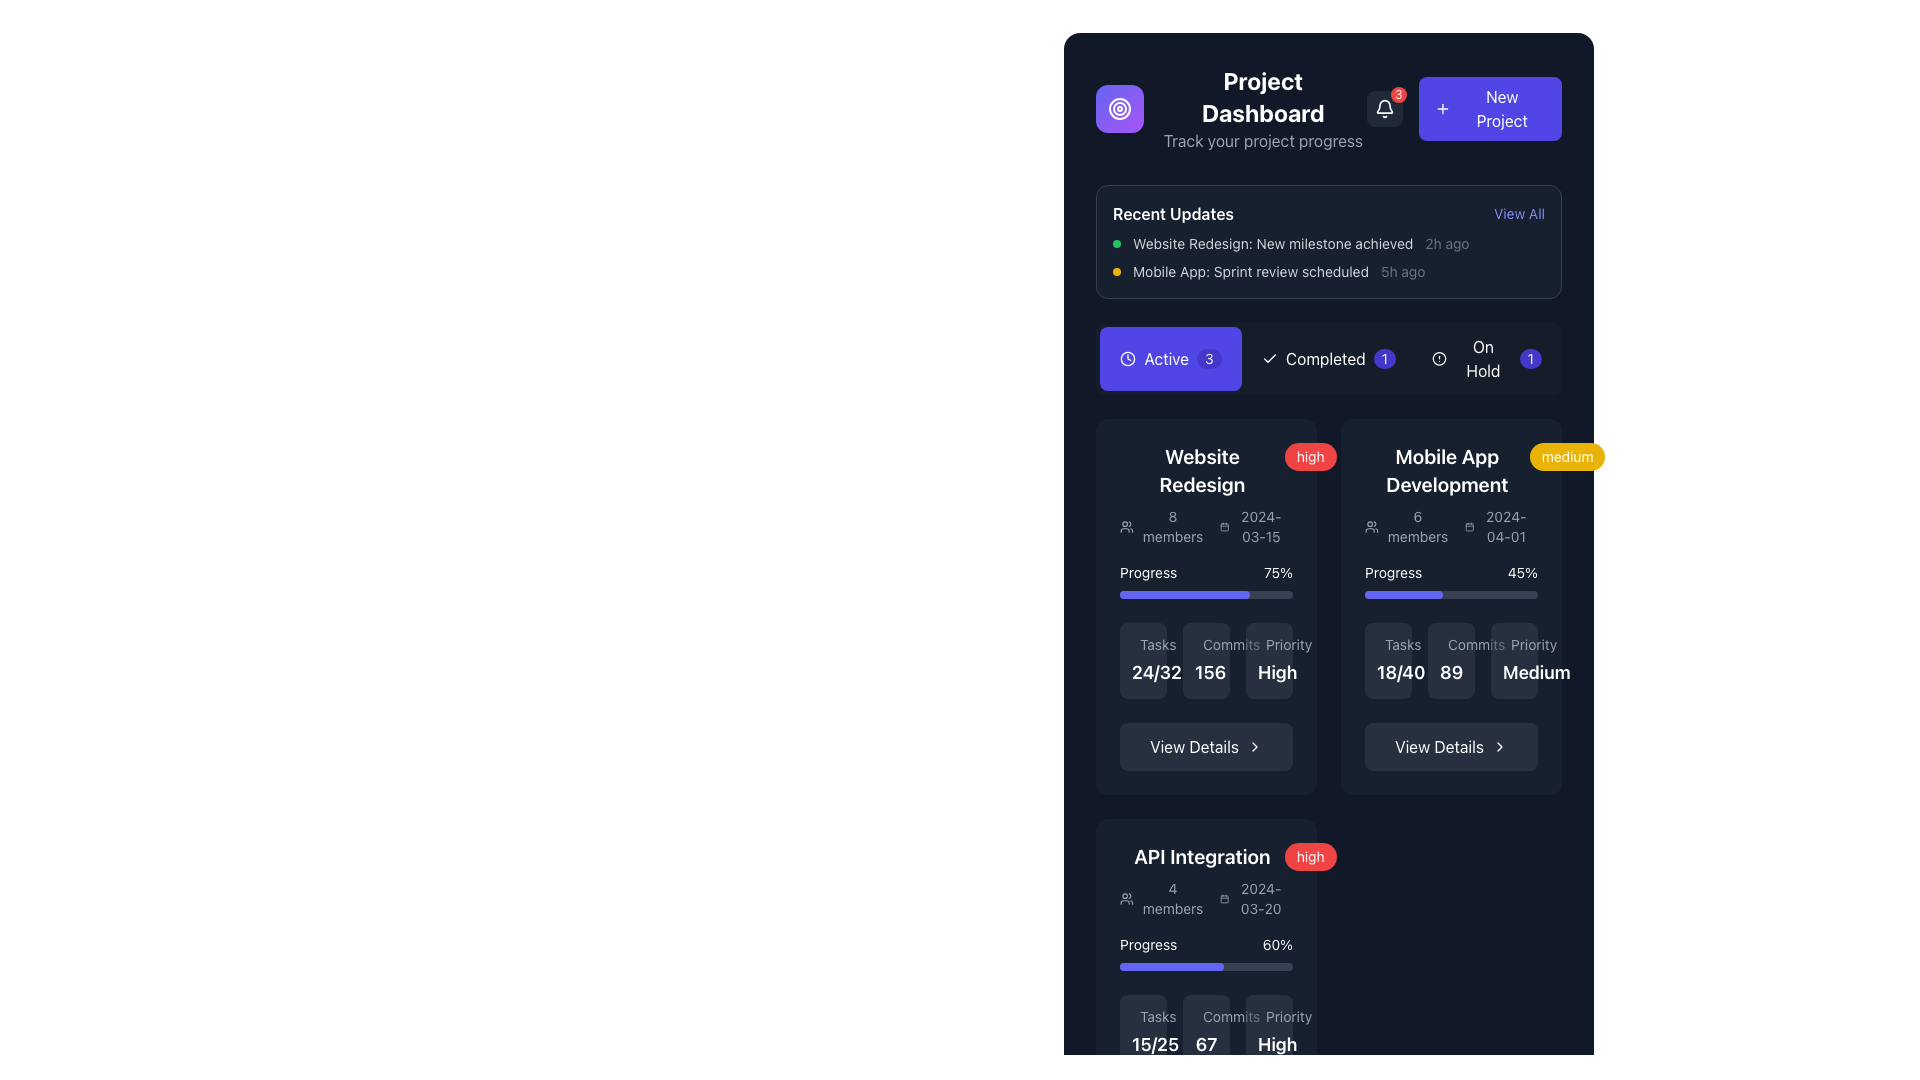 Image resolution: width=1920 pixels, height=1080 pixels. What do you see at coordinates (1451, 747) in the screenshot?
I see `the button located at the bottom center of the 'Mobile App Development' card to change its color` at bounding box center [1451, 747].